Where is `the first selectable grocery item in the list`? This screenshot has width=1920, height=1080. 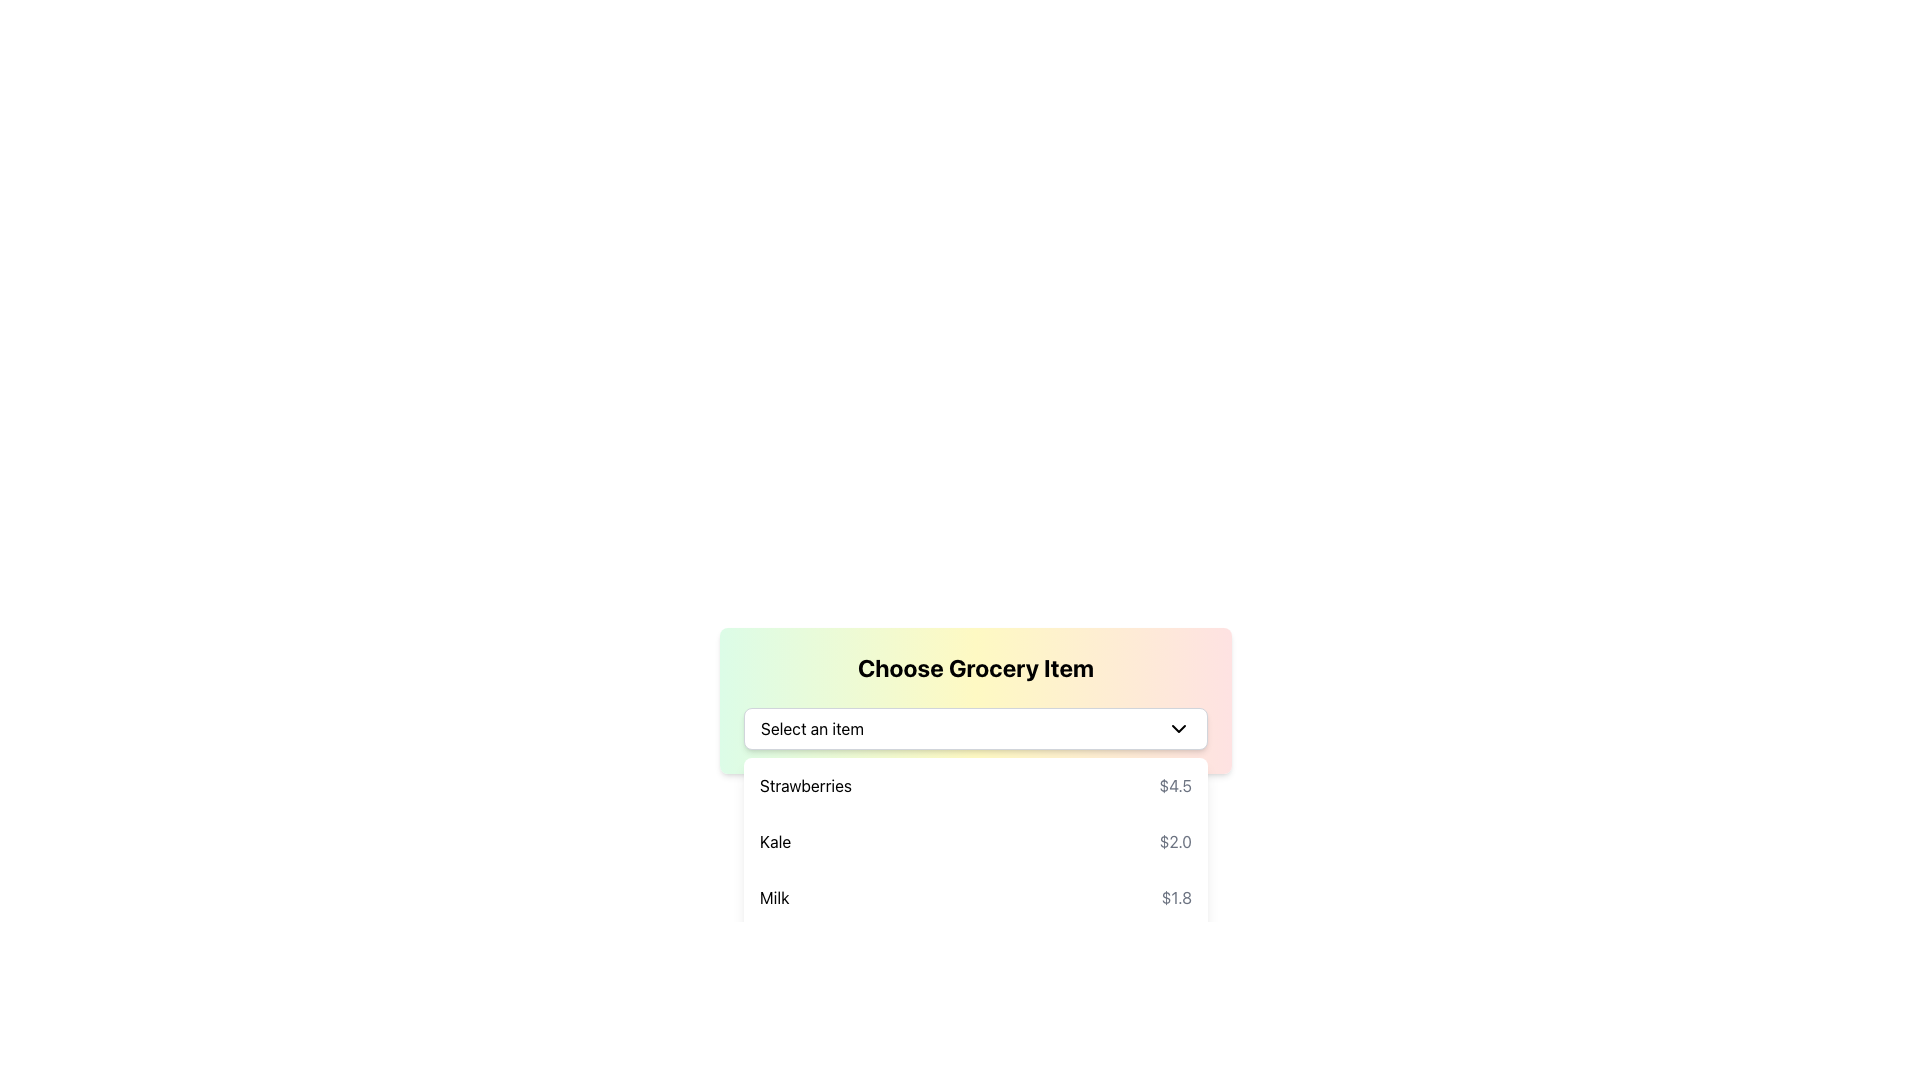
the first selectable grocery item in the list is located at coordinates (975, 785).